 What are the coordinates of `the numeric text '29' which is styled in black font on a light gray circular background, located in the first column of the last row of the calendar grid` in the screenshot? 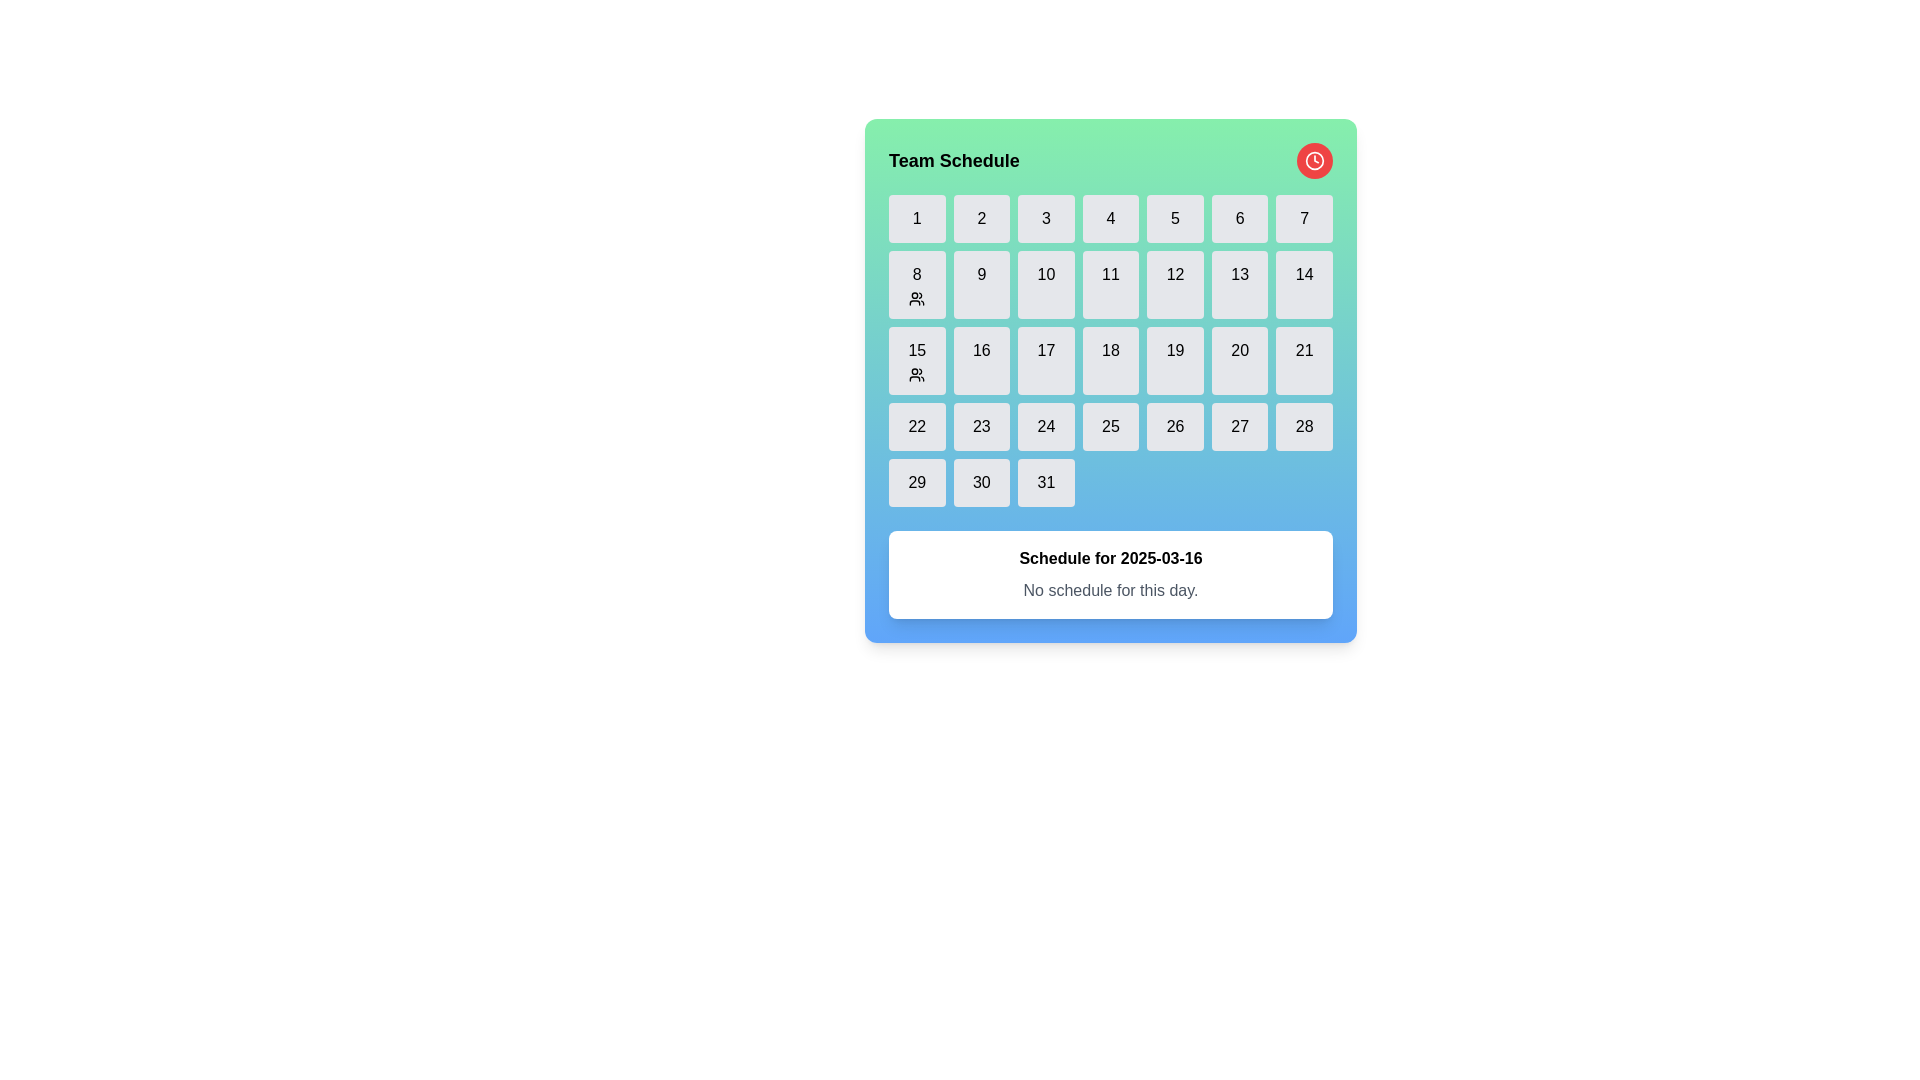 It's located at (916, 482).